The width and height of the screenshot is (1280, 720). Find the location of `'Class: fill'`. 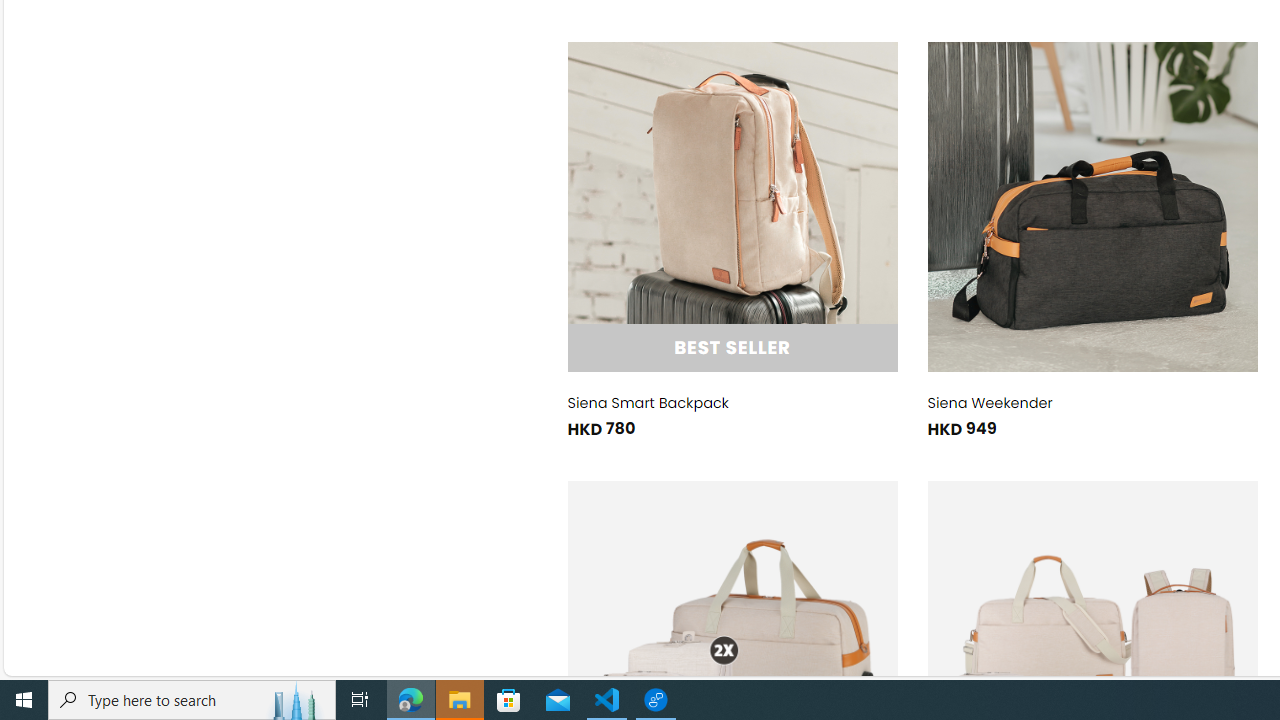

'Class: fill' is located at coordinates (1091, 206).